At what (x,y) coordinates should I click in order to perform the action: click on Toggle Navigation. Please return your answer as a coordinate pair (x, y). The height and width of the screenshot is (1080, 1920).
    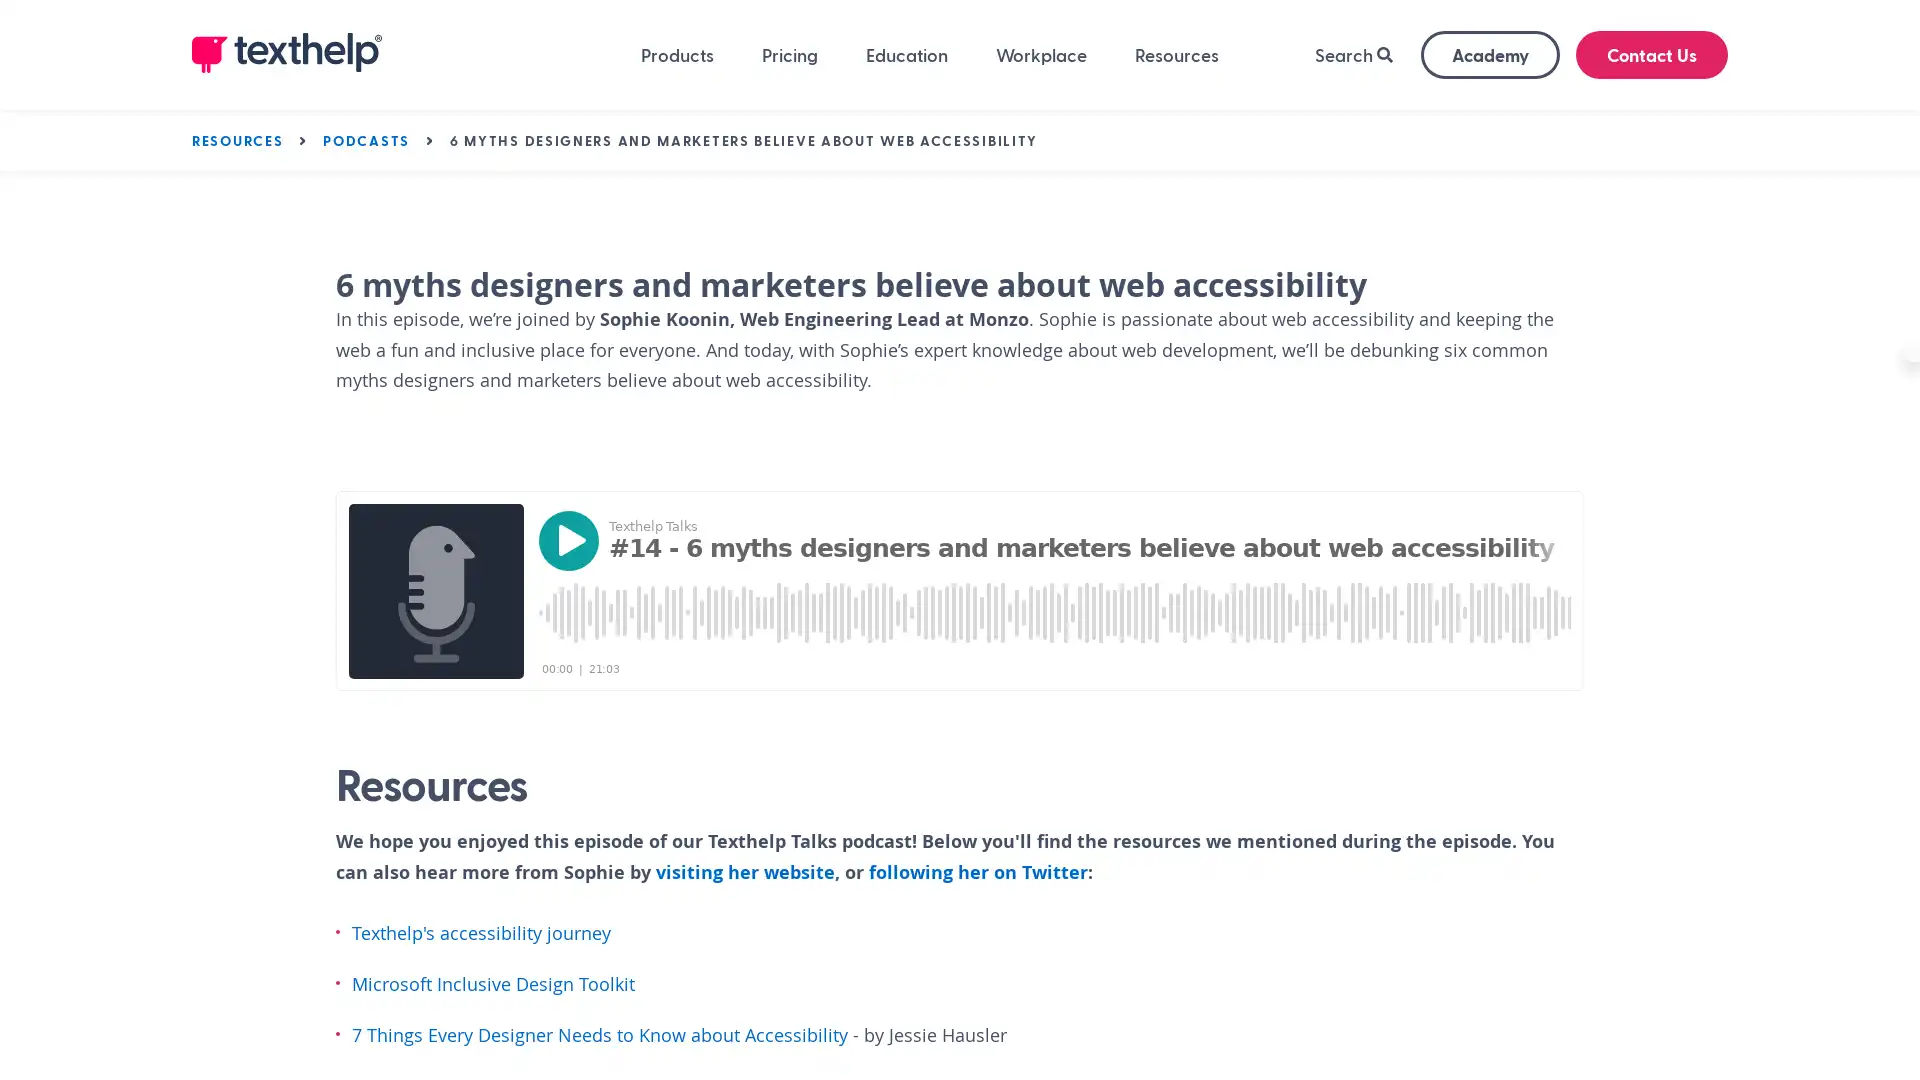
    Looking at the image, I should click on (1083, 153).